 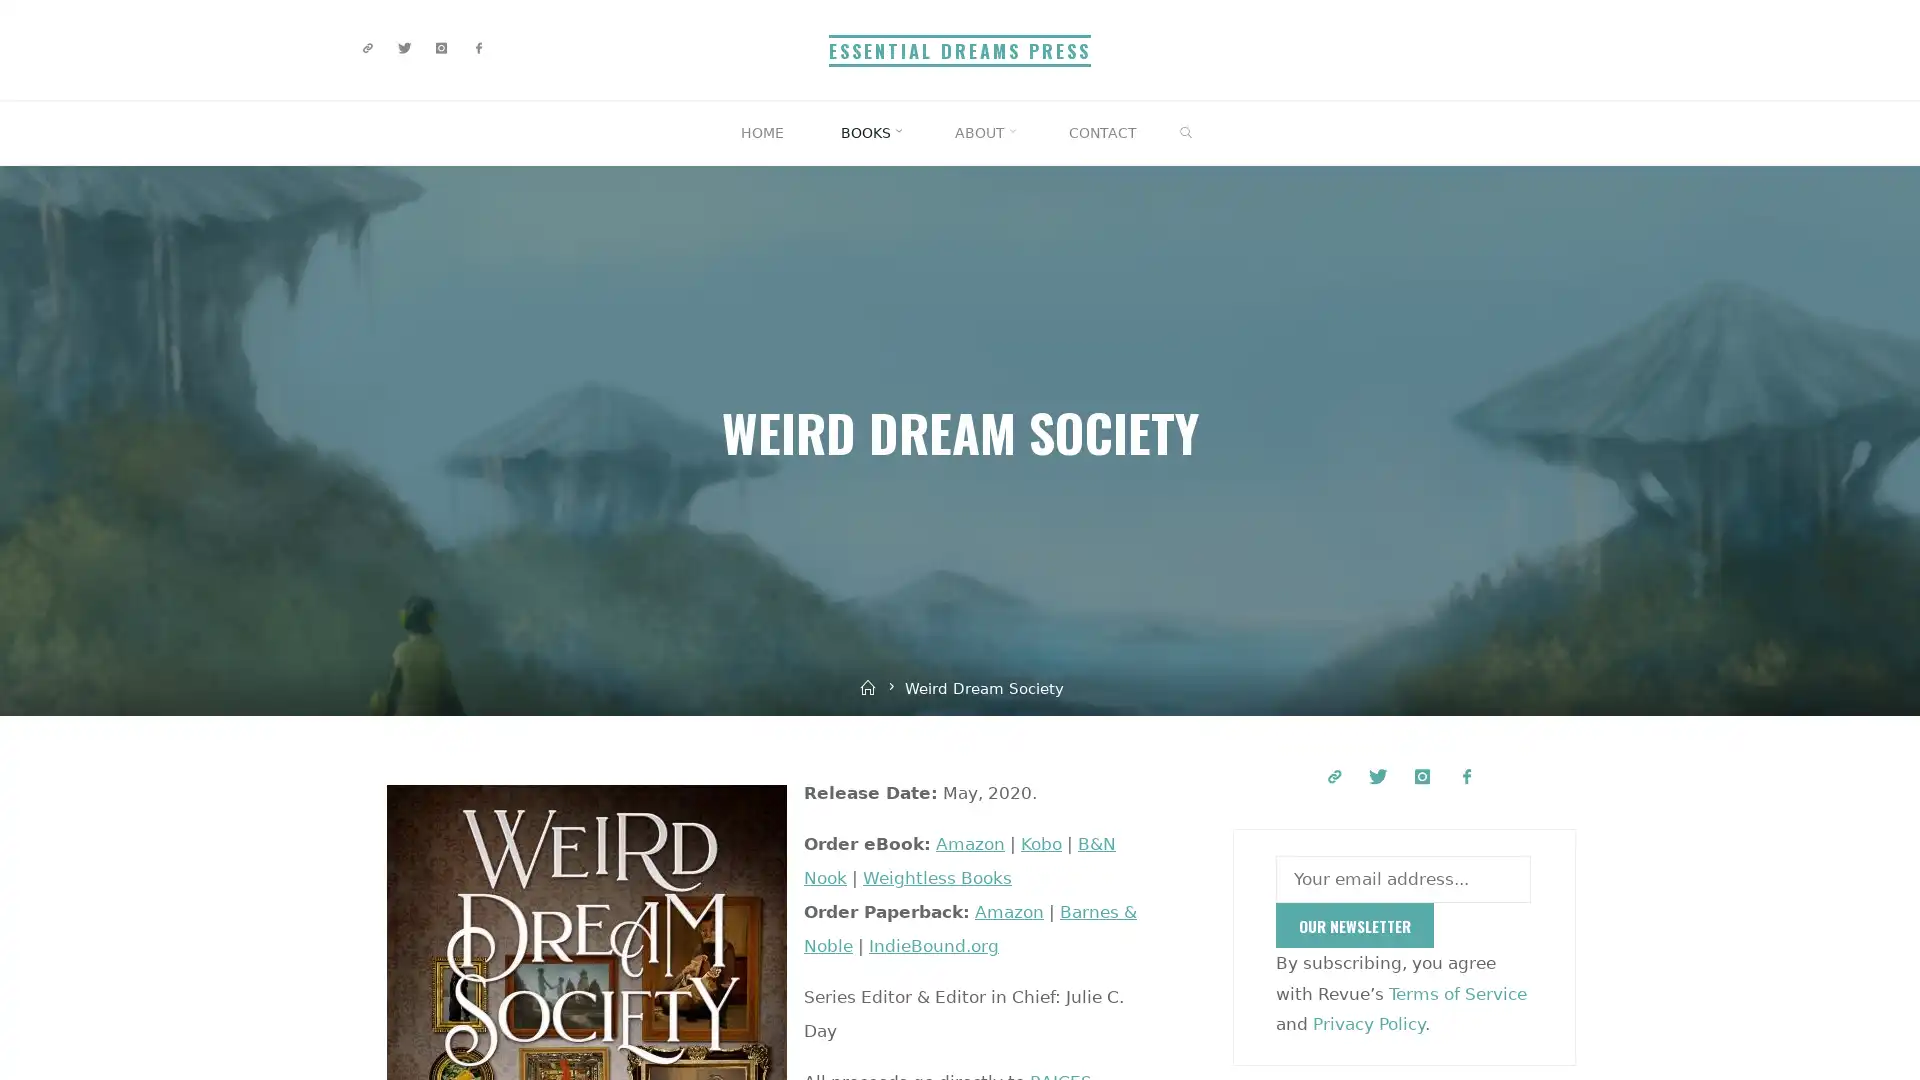 What do you see at coordinates (1354, 925) in the screenshot?
I see `Our Newsletter` at bounding box center [1354, 925].